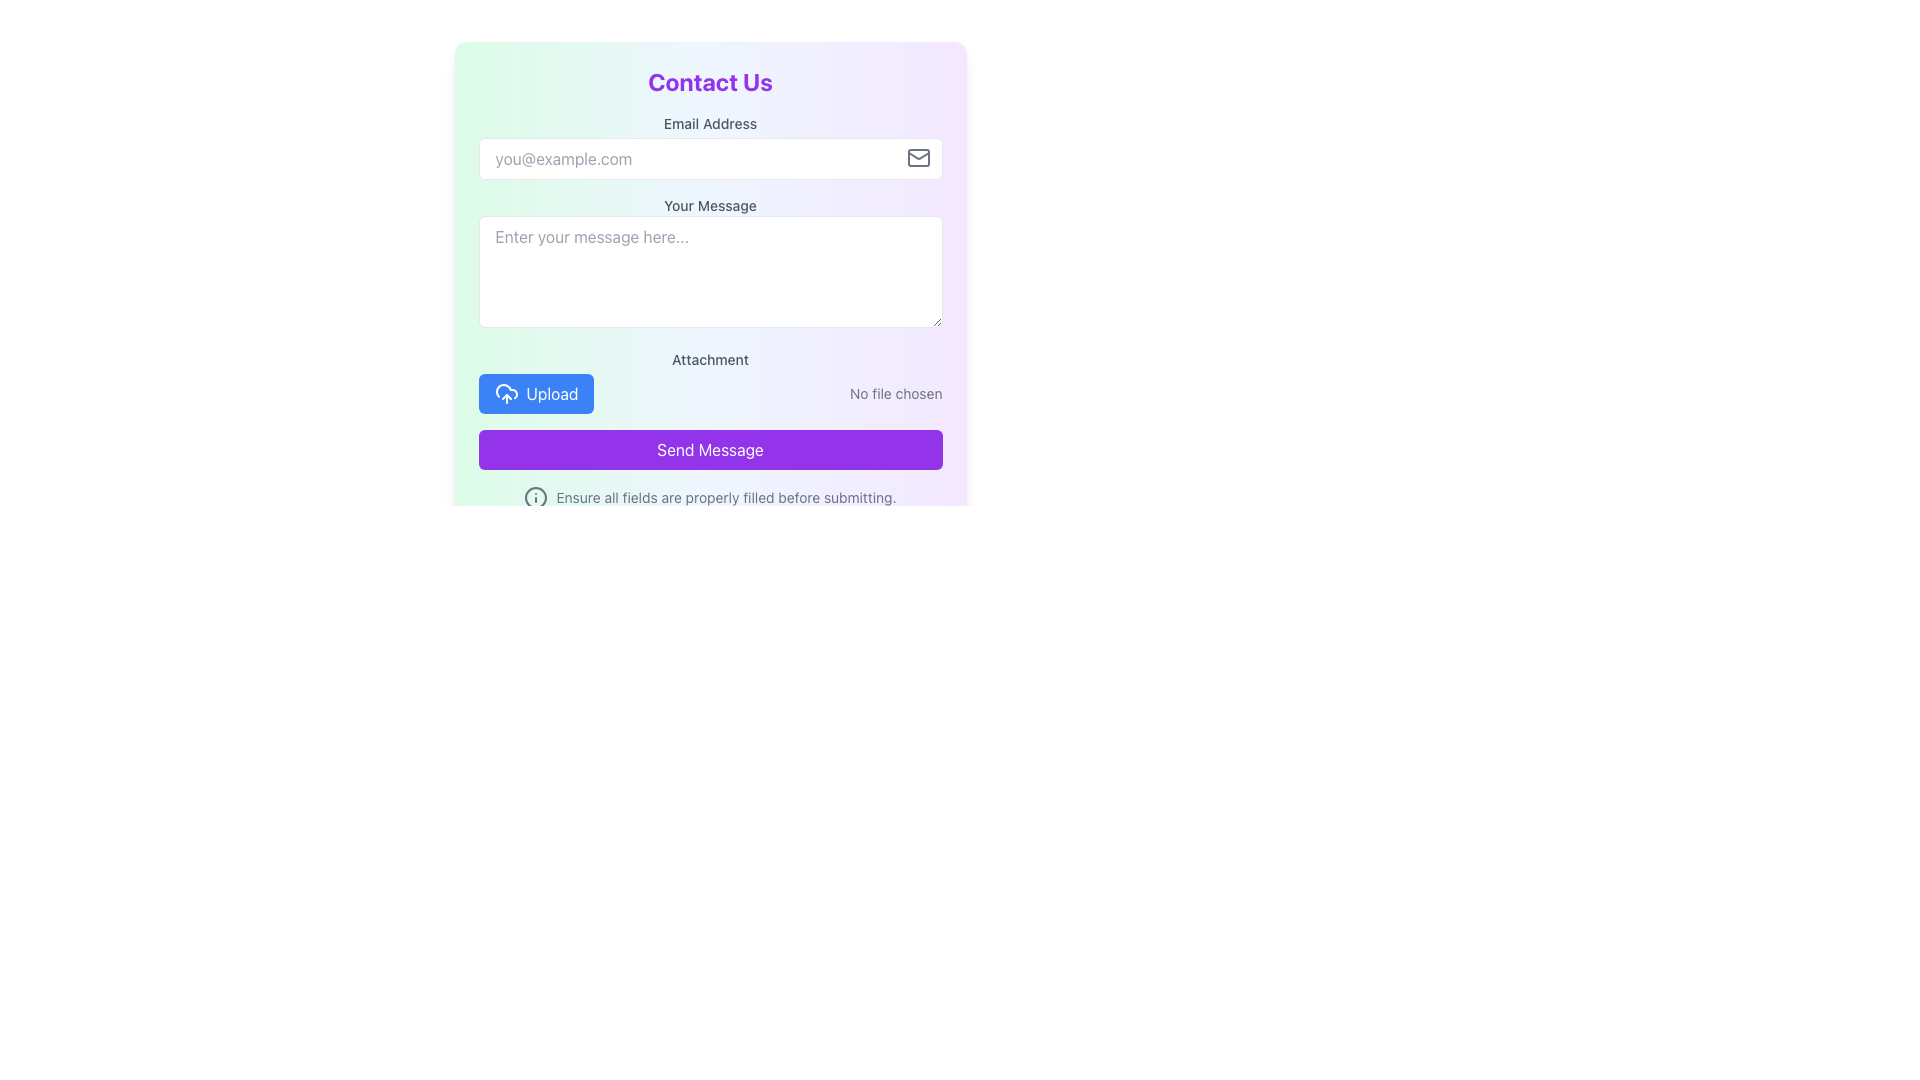 Image resolution: width=1920 pixels, height=1080 pixels. Describe the element at coordinates (917, 157) in the screenshot. I see `the email input field icon, which is positioned on the right side of the 'Email Address' input box, aligned with its top and right boundaries` at that location.